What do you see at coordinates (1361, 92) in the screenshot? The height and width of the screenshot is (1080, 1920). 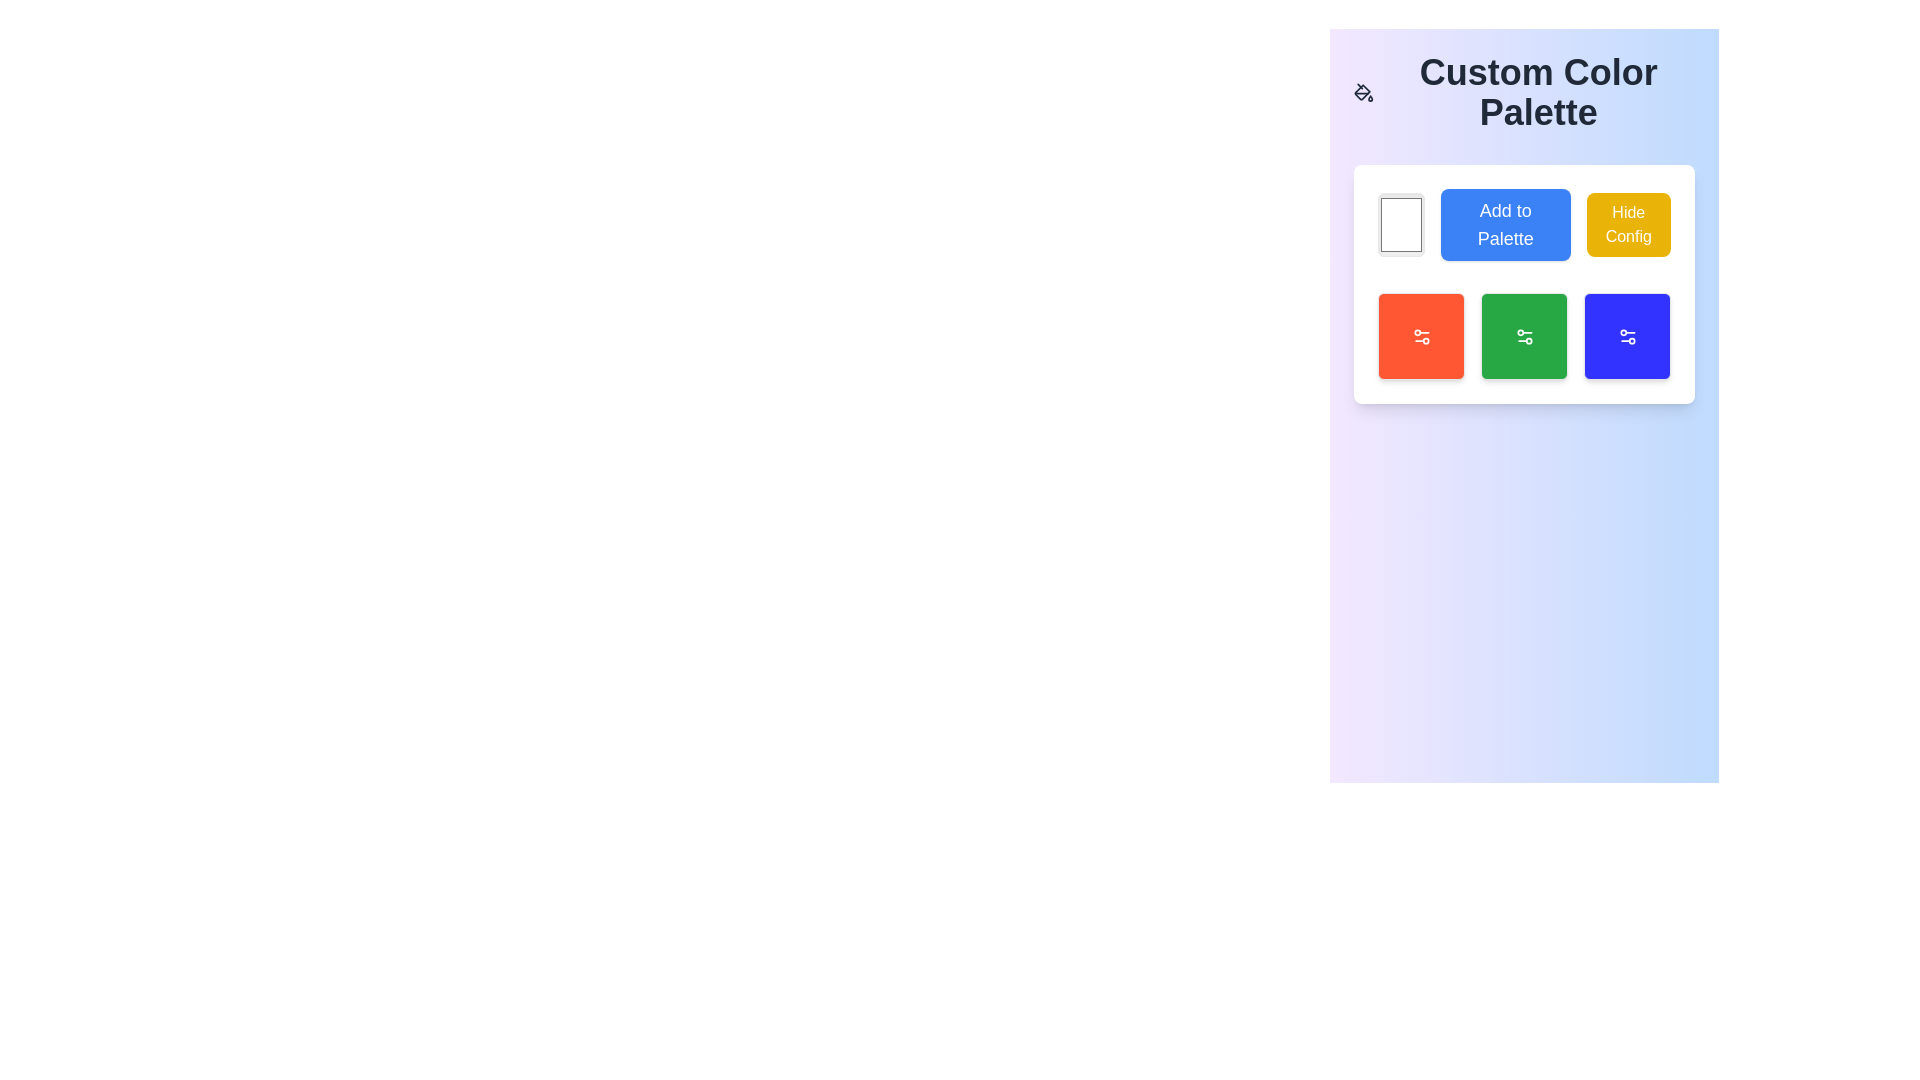 I see `the Decorative Icon located near the top-left corner of the interface, adjacent to the 'Custom Color Palette' text label, which visually represents a specific concept or function` at bounding box center [1361, 92].